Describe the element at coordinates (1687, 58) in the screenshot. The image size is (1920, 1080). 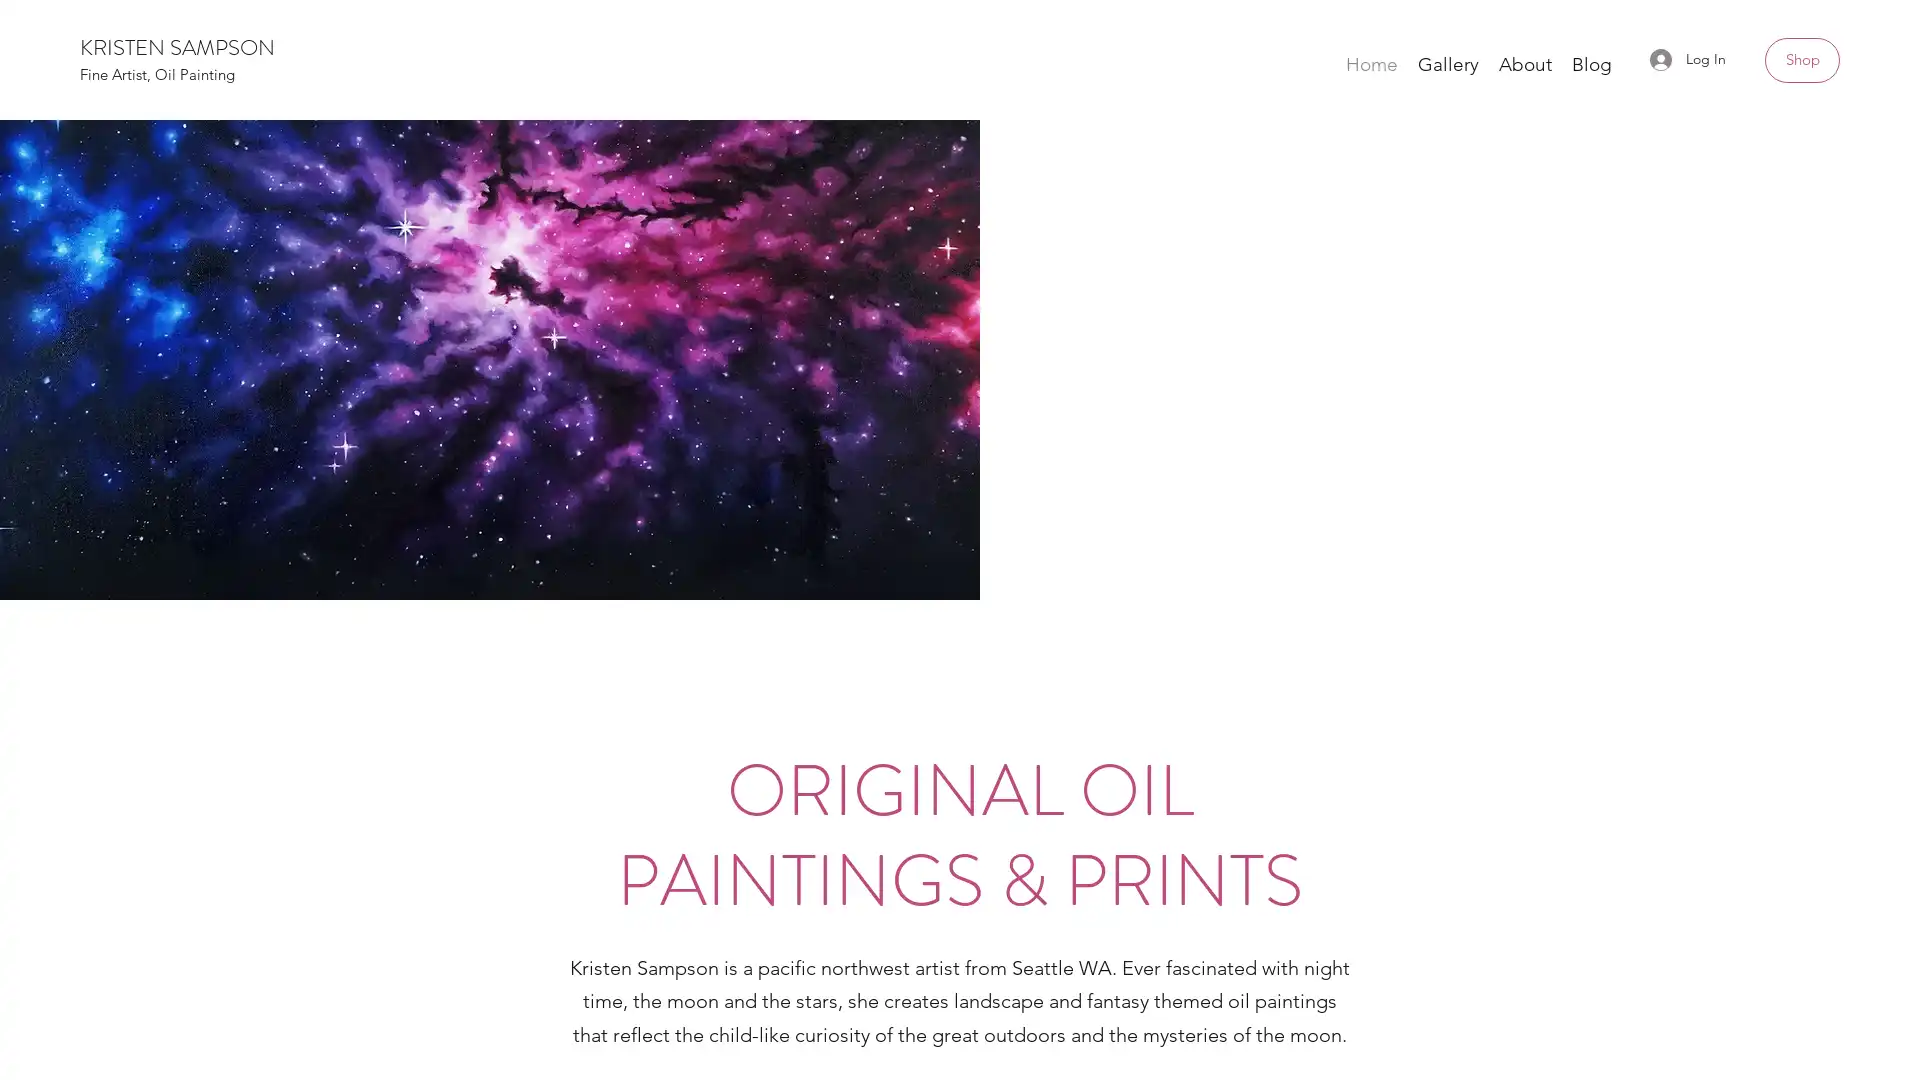
I see `Log In` at that location.